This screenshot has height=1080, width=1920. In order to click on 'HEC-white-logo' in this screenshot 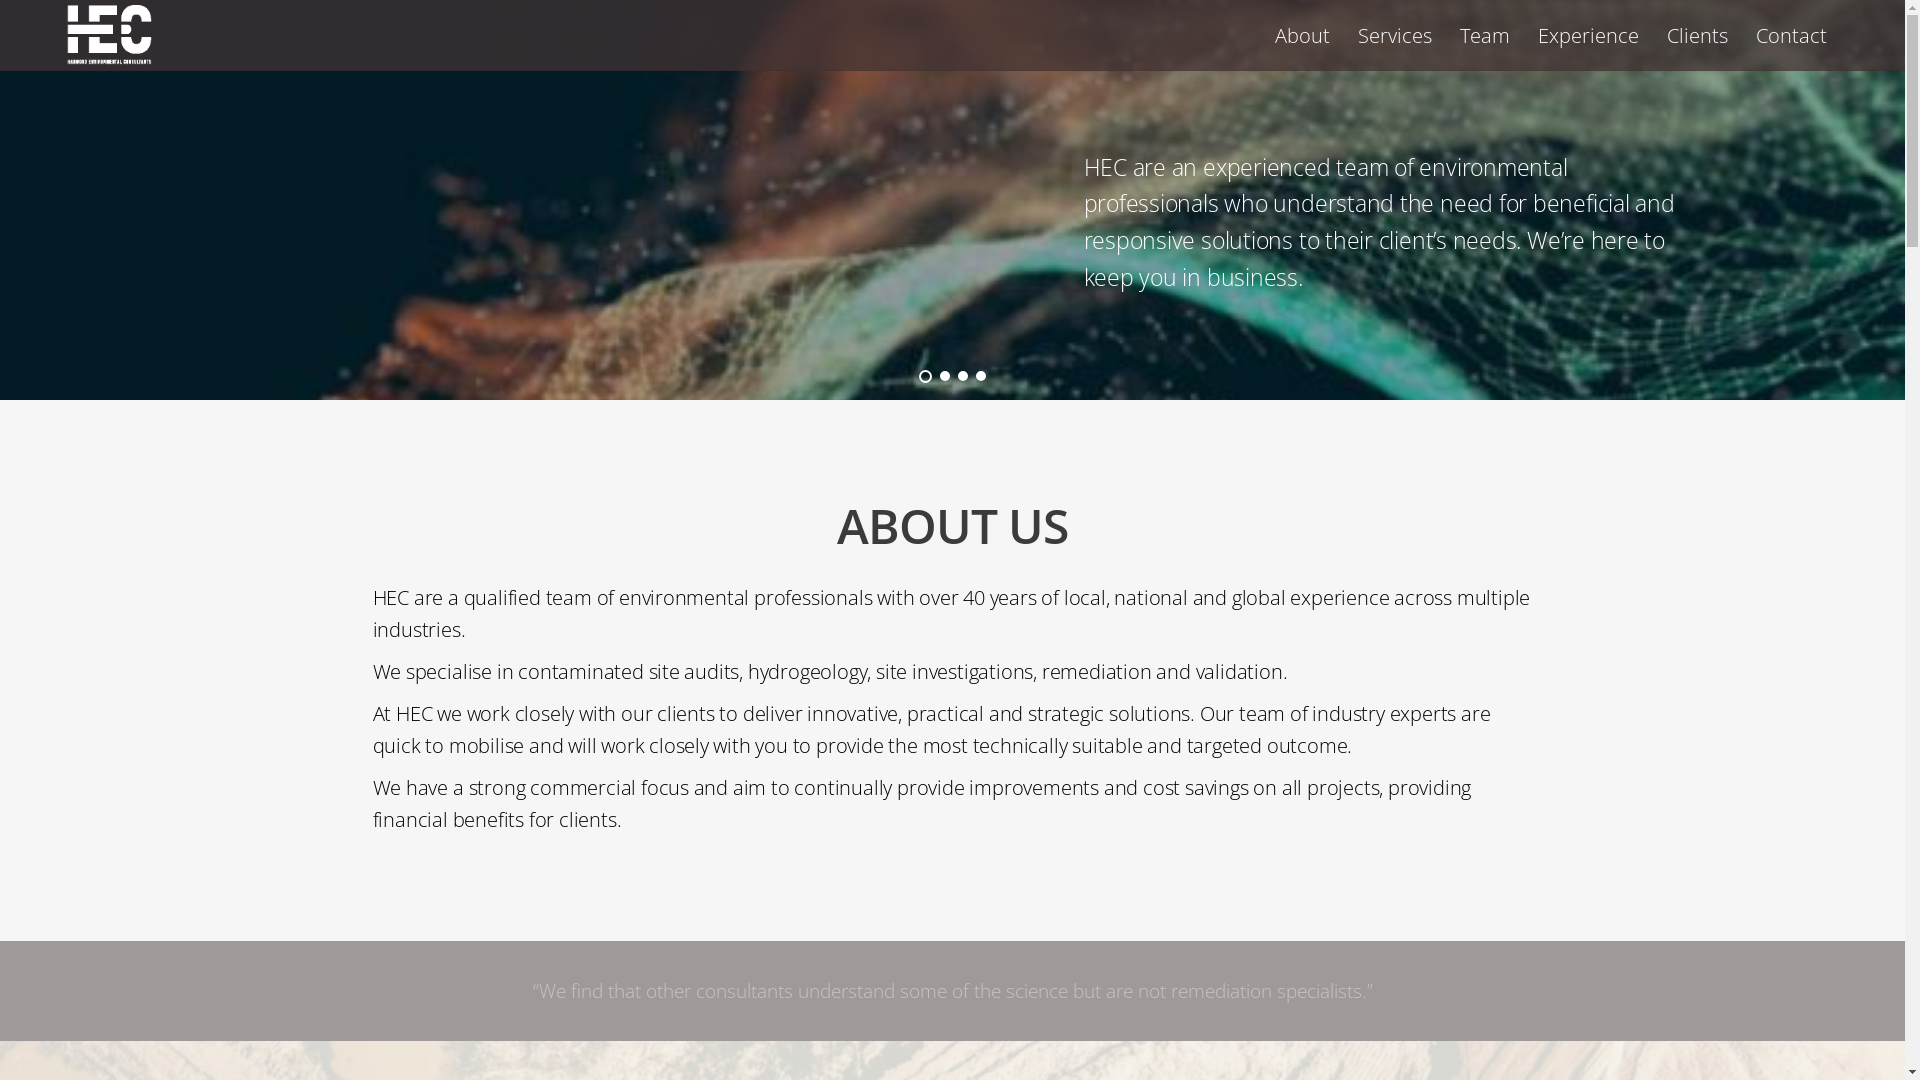, I will do `click(108, 34)`.